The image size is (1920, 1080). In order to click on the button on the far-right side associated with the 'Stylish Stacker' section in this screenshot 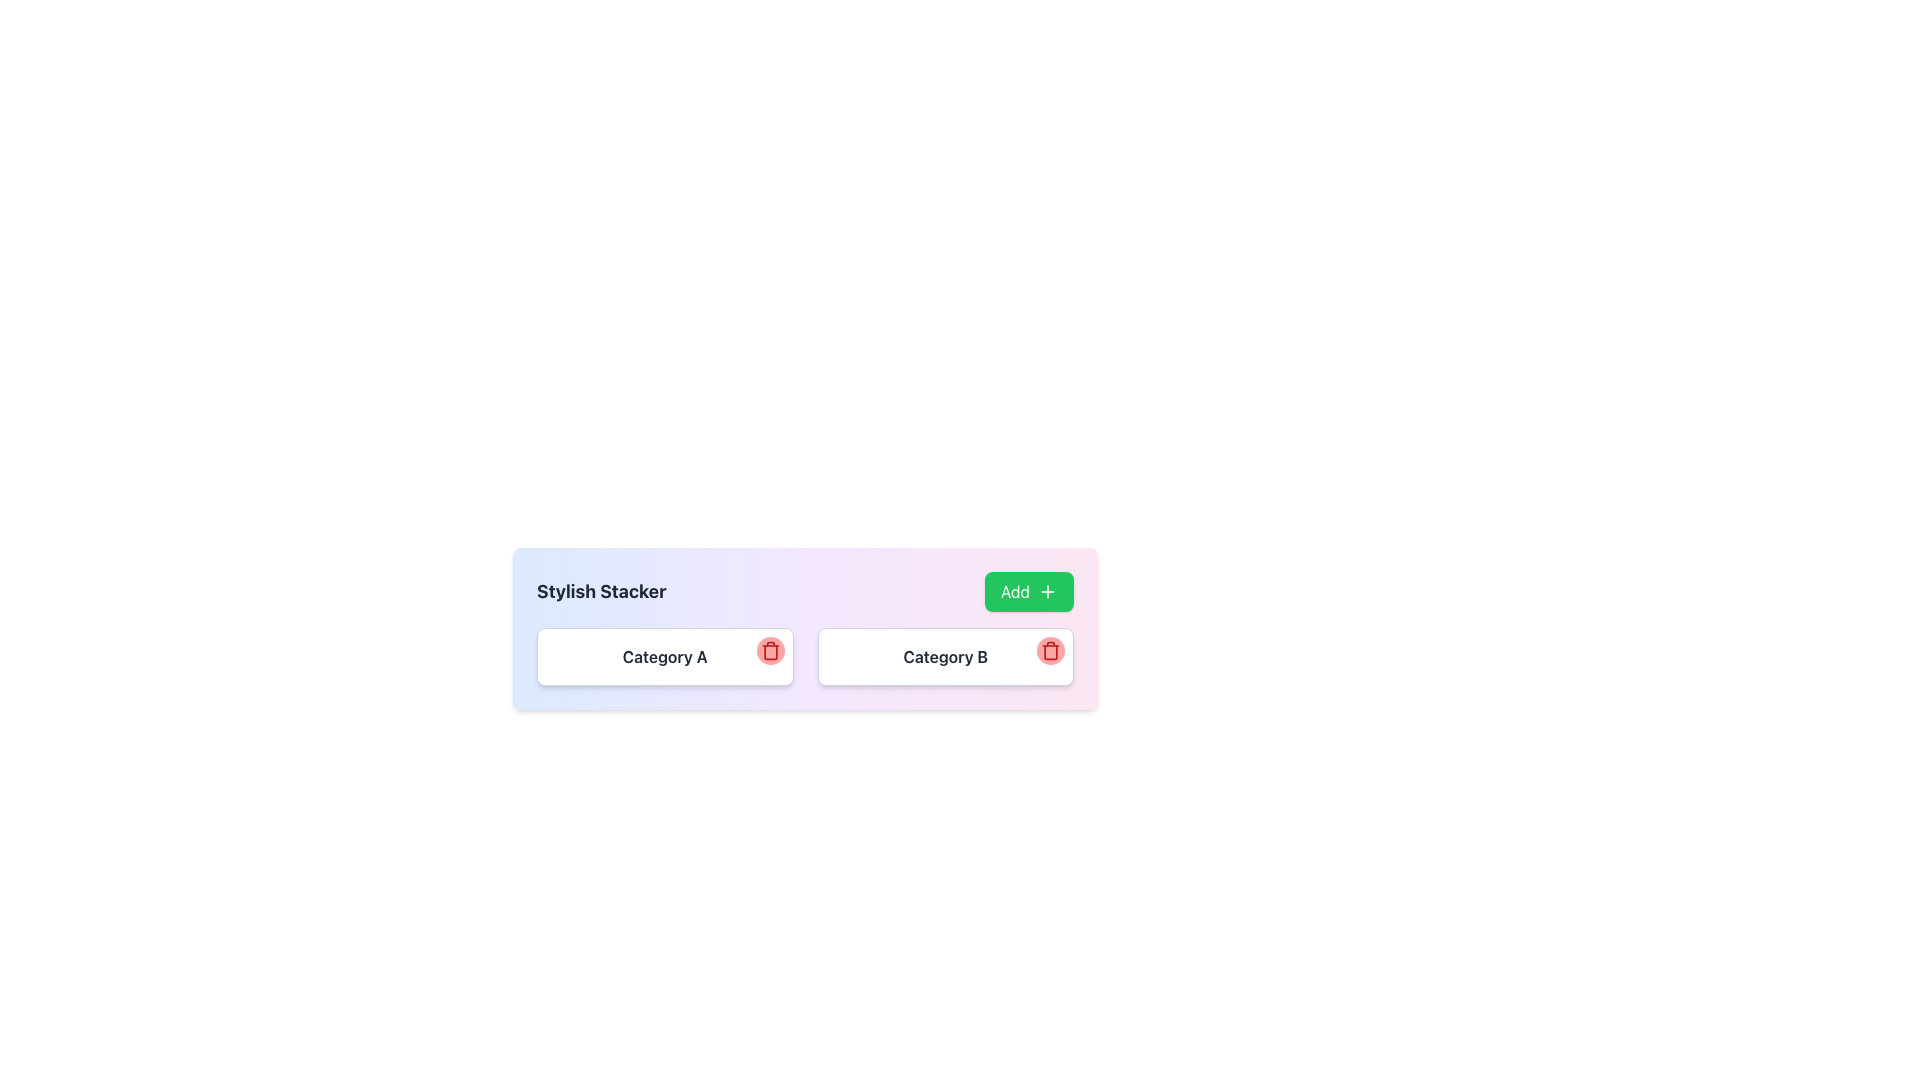, I will do `click(1029, 590)`.